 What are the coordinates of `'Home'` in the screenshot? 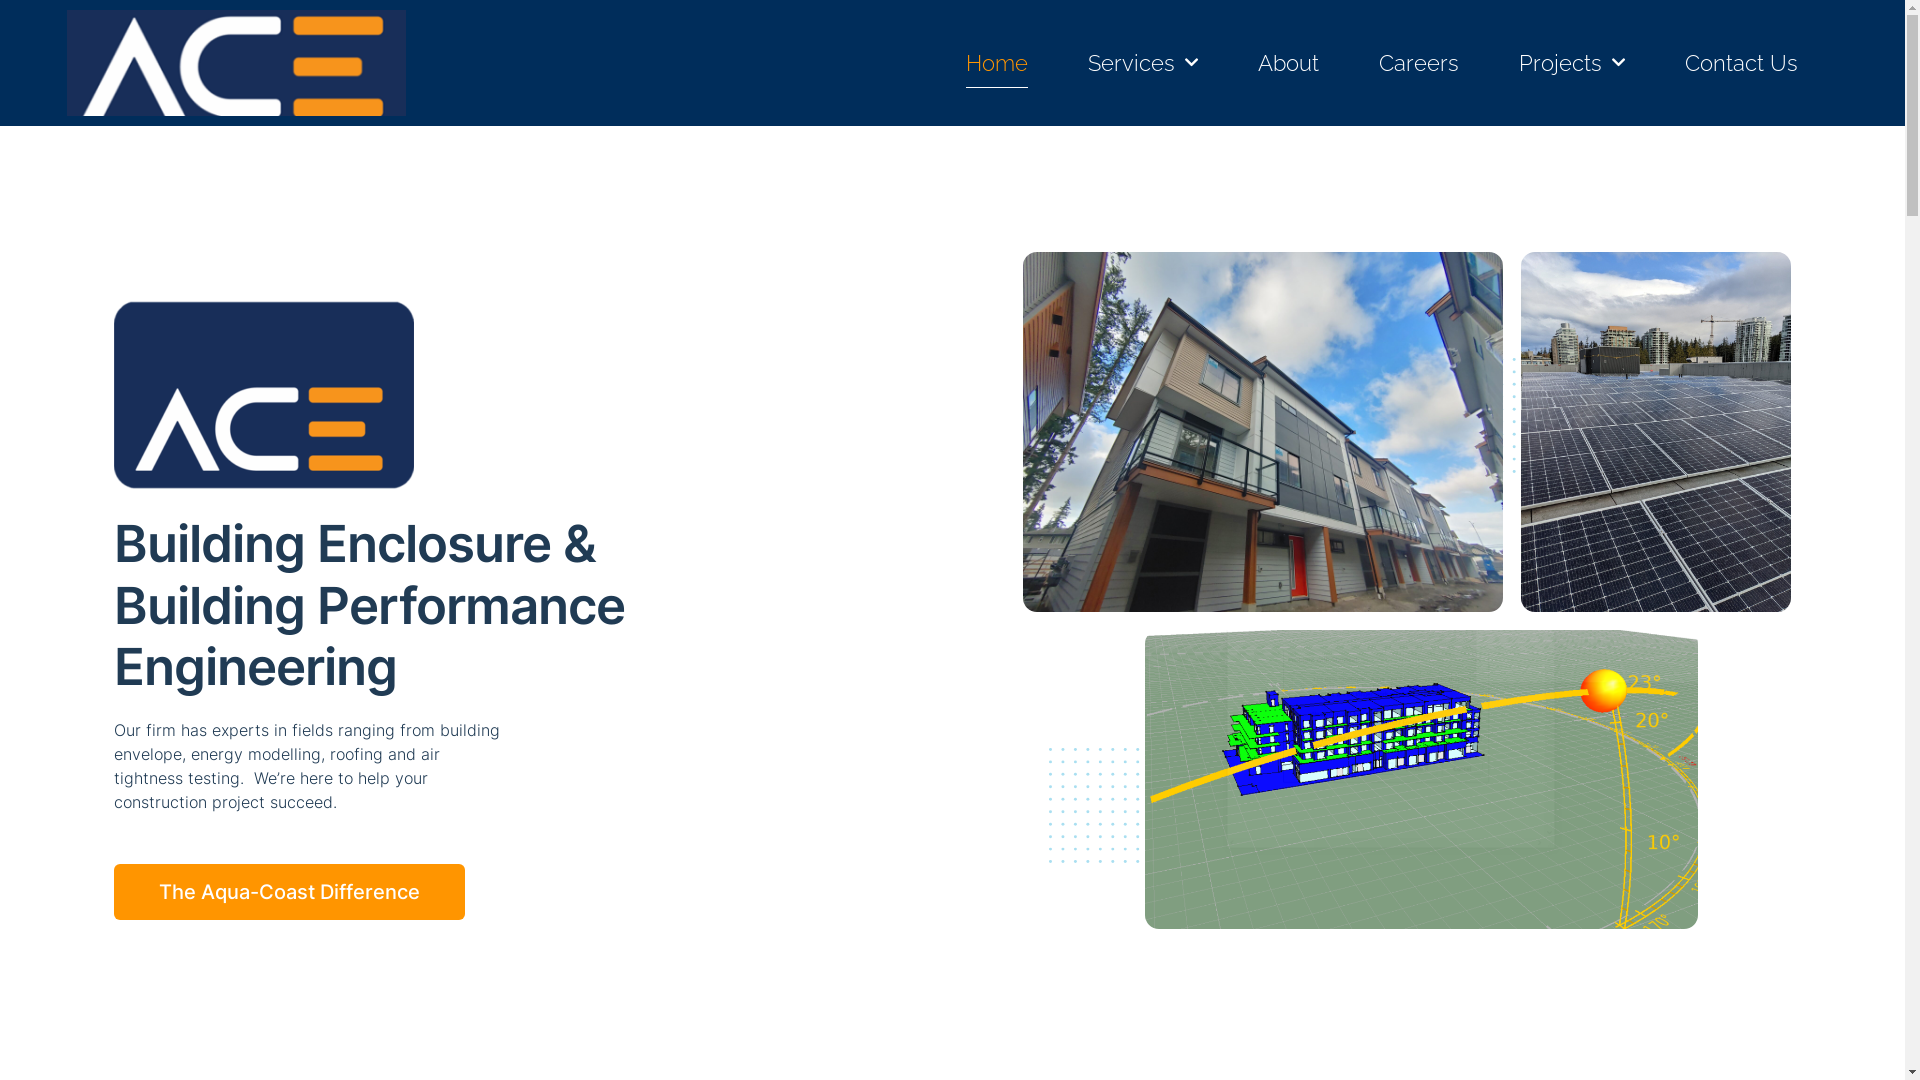 It's located at (997, 61).